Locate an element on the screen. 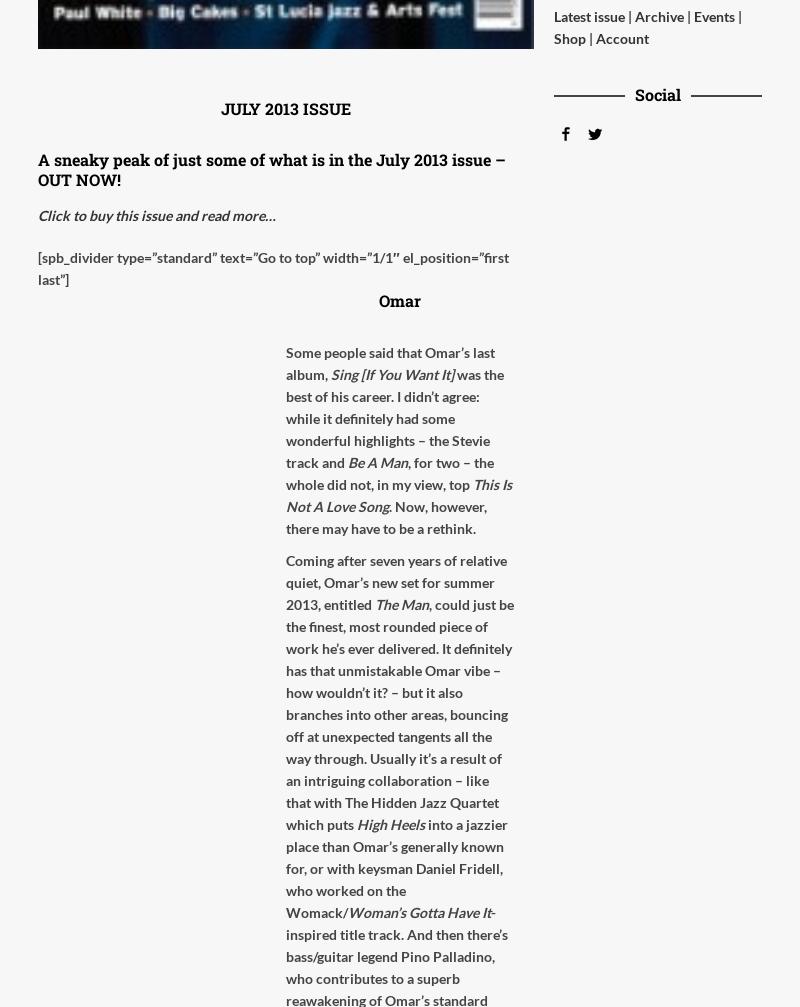  ', for two – the whole did not, in my view, top' is located at coordinates (286, 473).